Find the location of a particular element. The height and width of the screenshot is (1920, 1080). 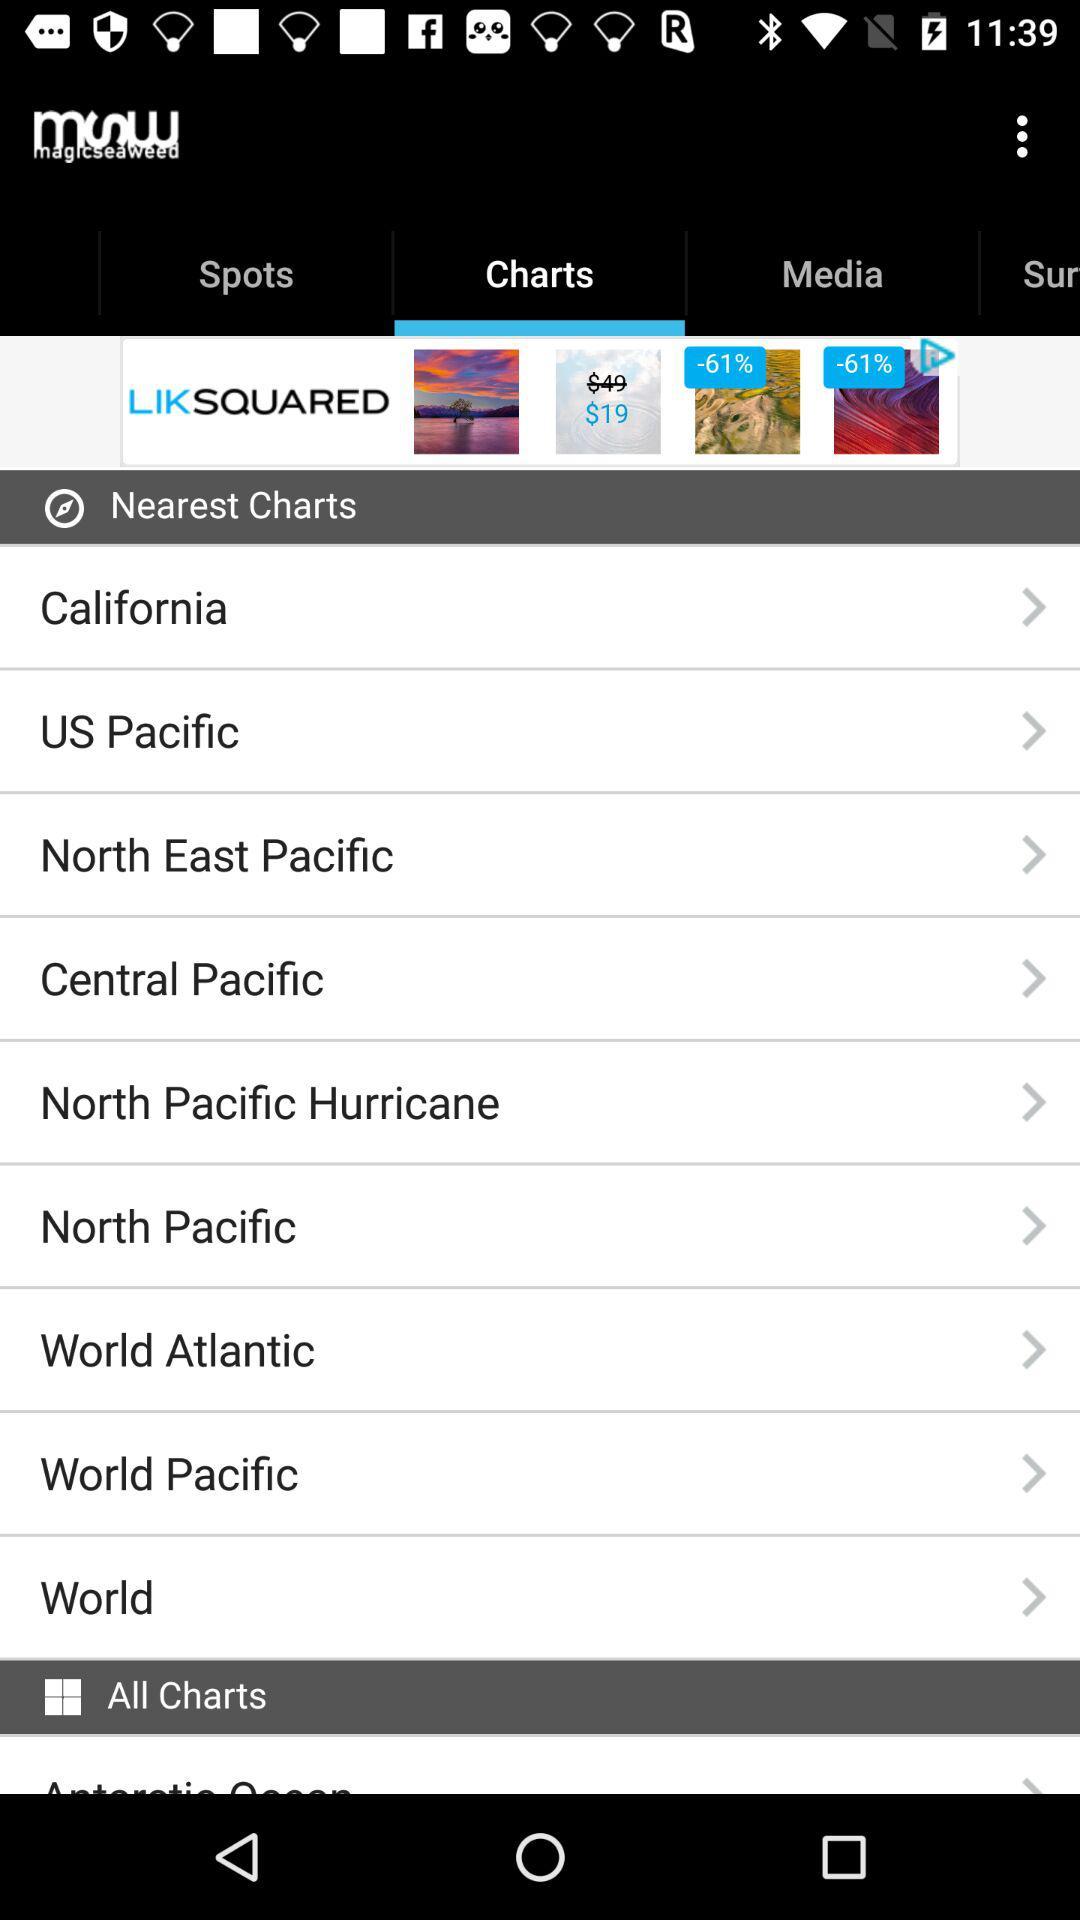

the item above the california item is located at coordinates (232, 504).